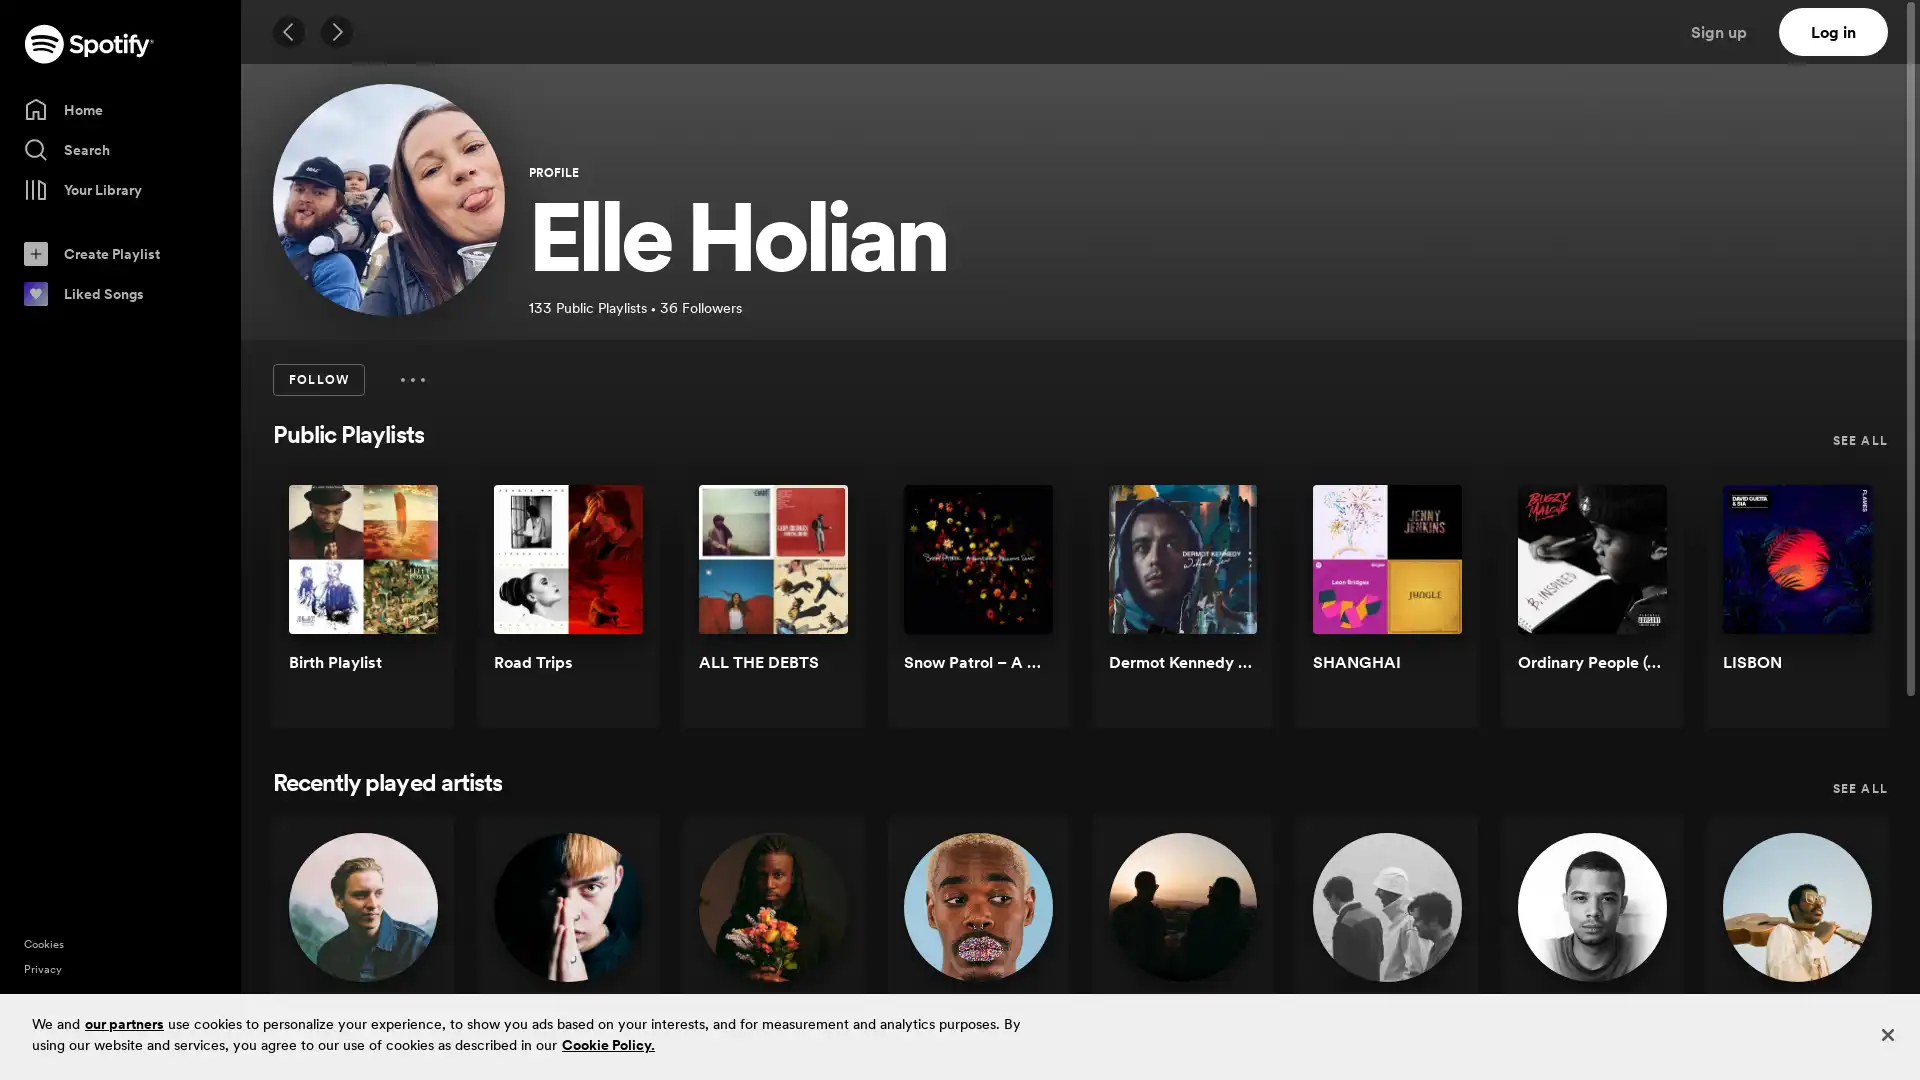 This screenshot has width=1920, height=1080. I want to click on Play Ordinary People (feat. JP Cooper)  Bugzy Malone, so click(1635, 608).